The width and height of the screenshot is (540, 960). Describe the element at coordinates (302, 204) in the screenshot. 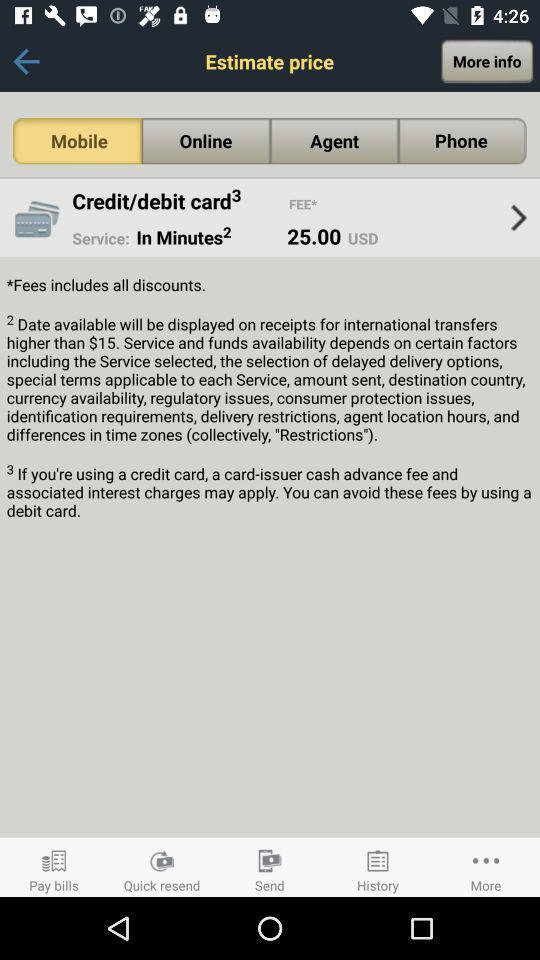

I see `app to the right of credit/debit card3 icon` at that location.